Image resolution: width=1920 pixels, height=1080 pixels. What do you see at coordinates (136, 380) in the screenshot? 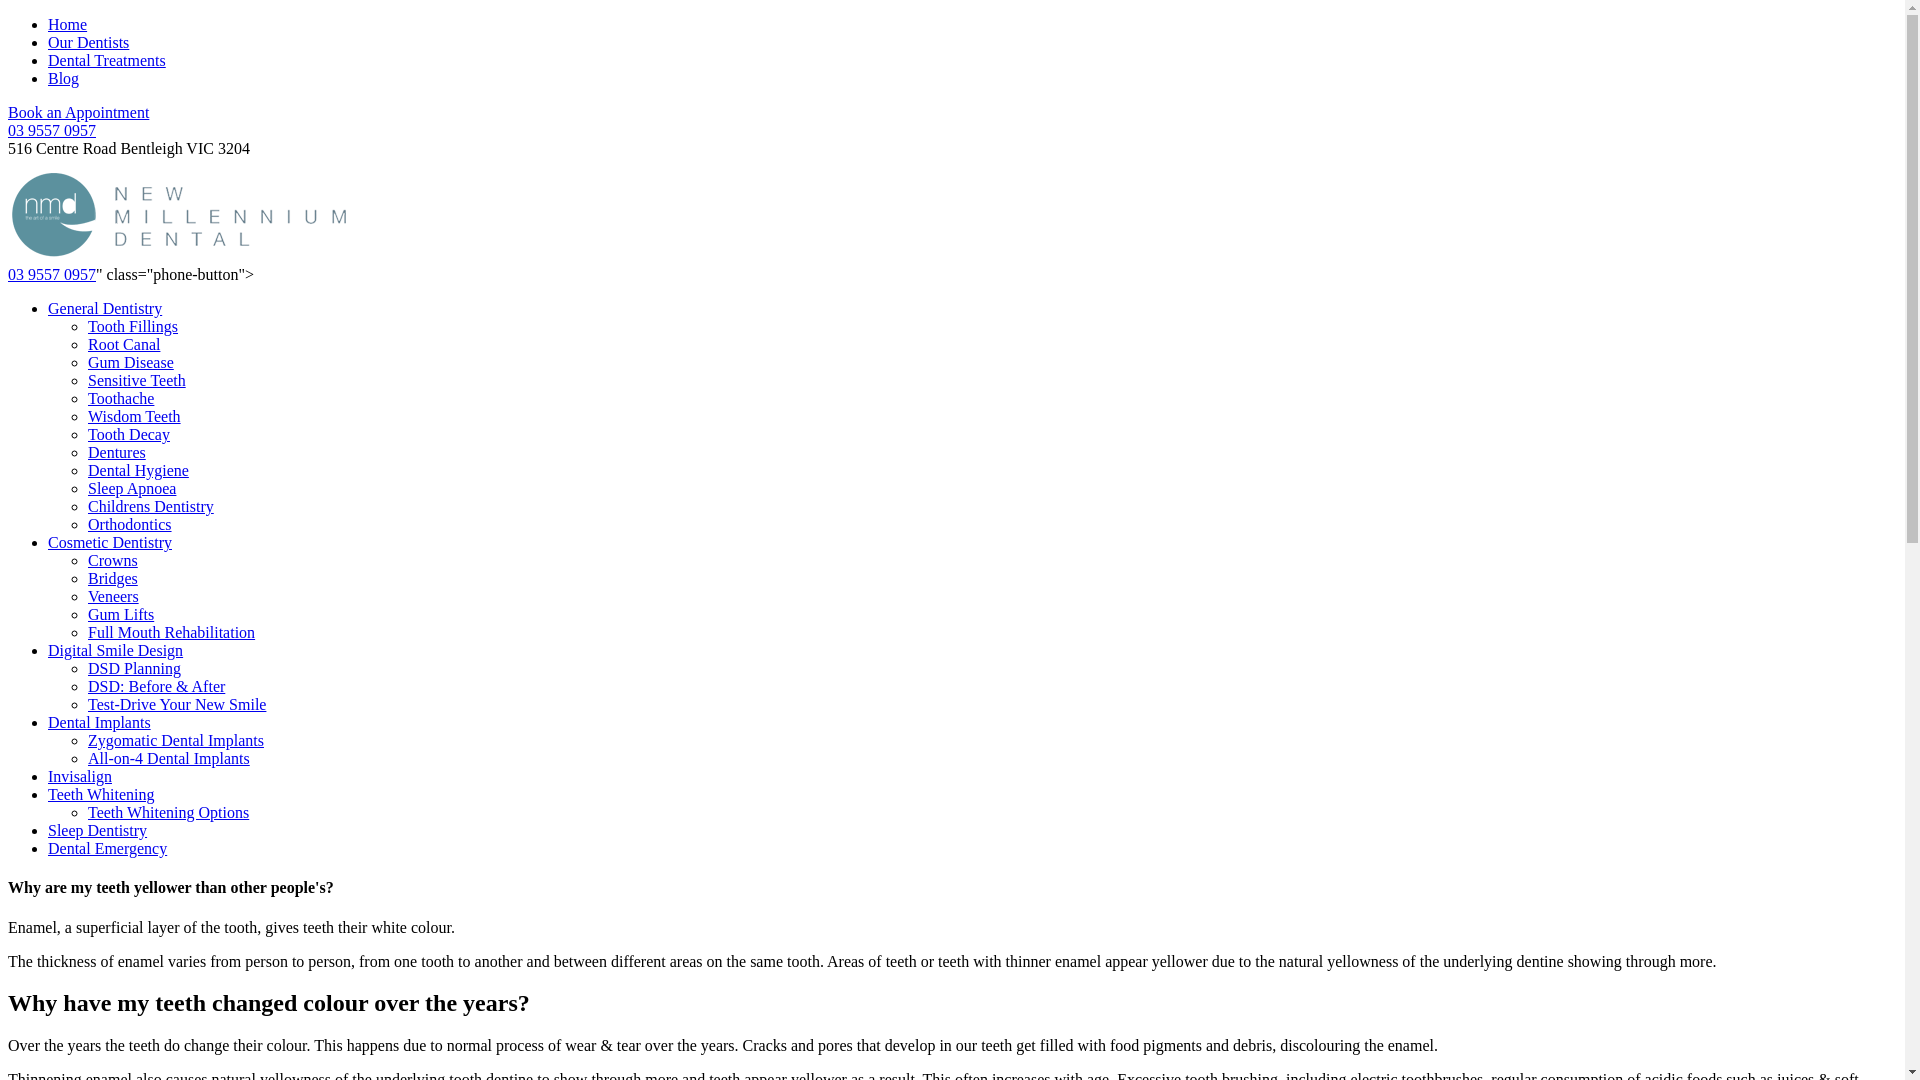
I see `'Sensitive Teeth'` at bounding box center [136, 380].